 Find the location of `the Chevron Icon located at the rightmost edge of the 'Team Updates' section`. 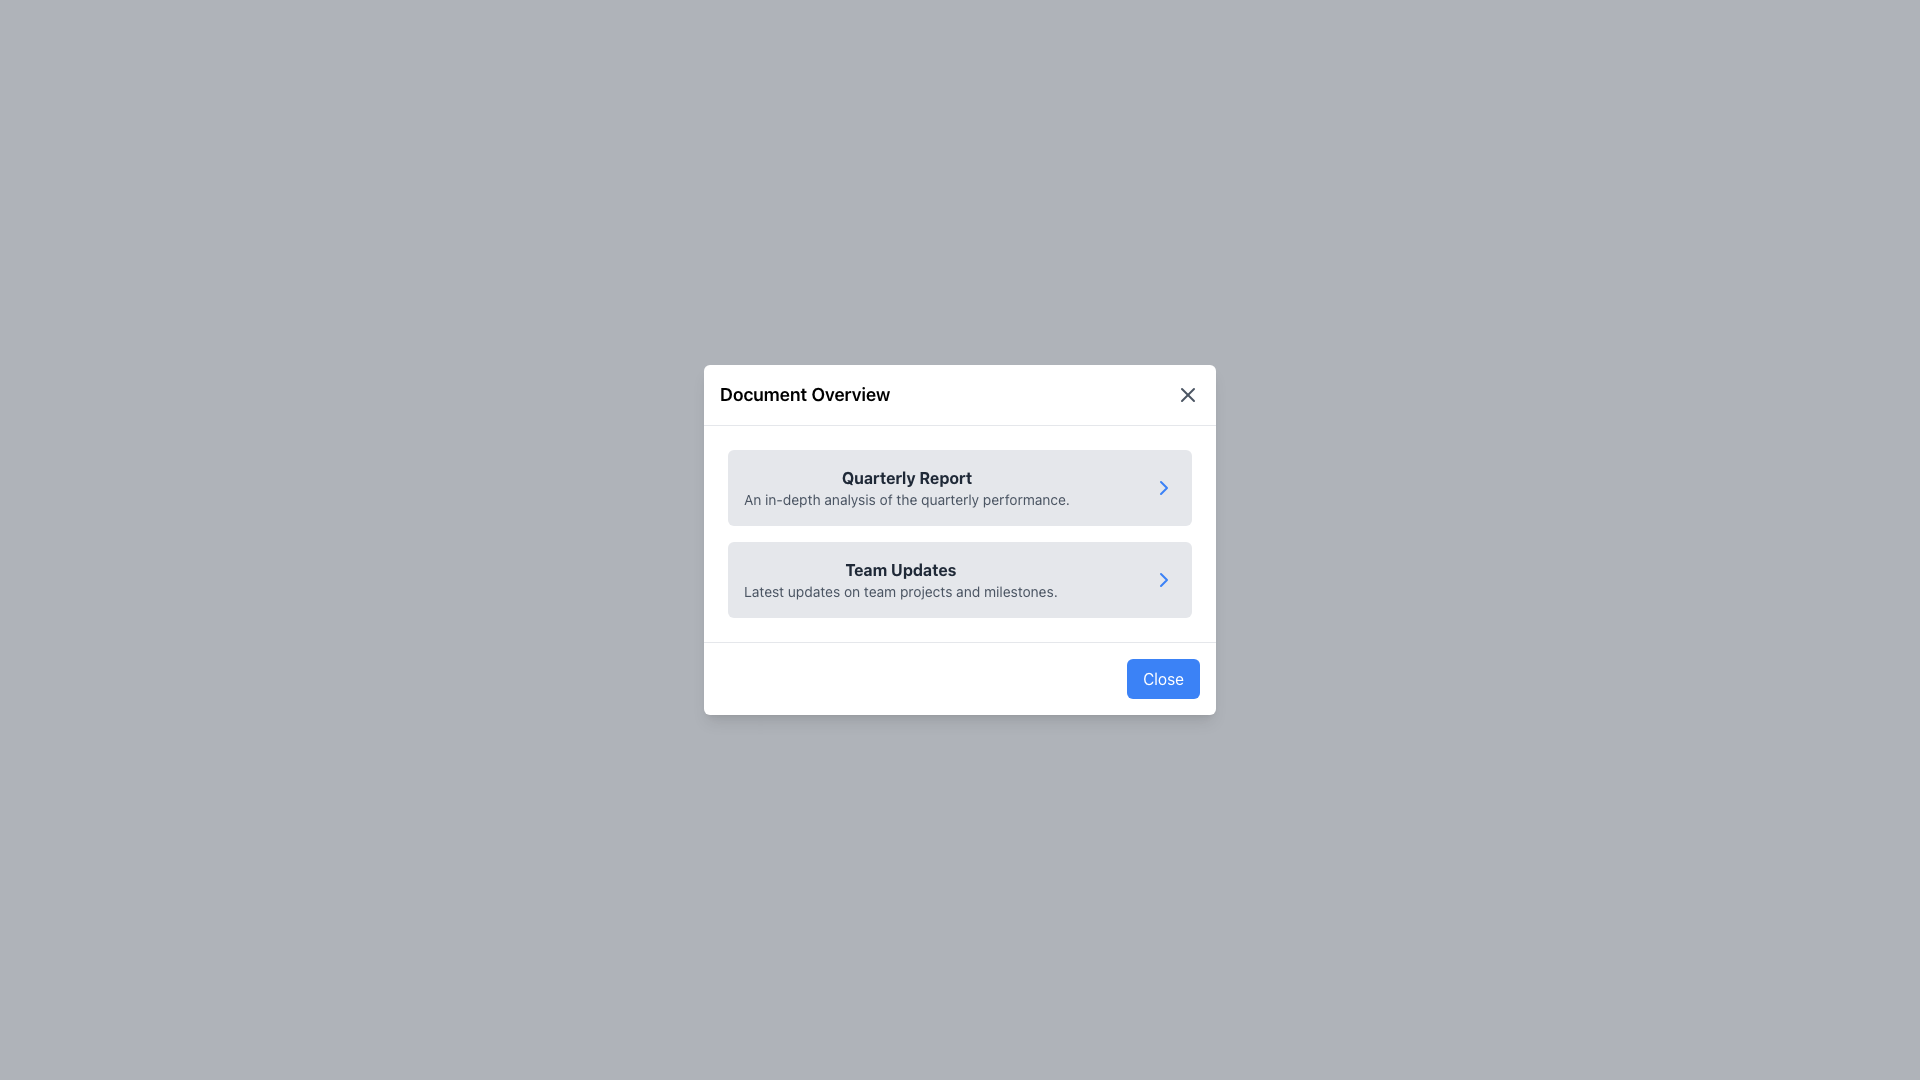

the Chevron Icon located at the rightmost edge of the 'Team Updates' section is located at coordinates (1163, 579).